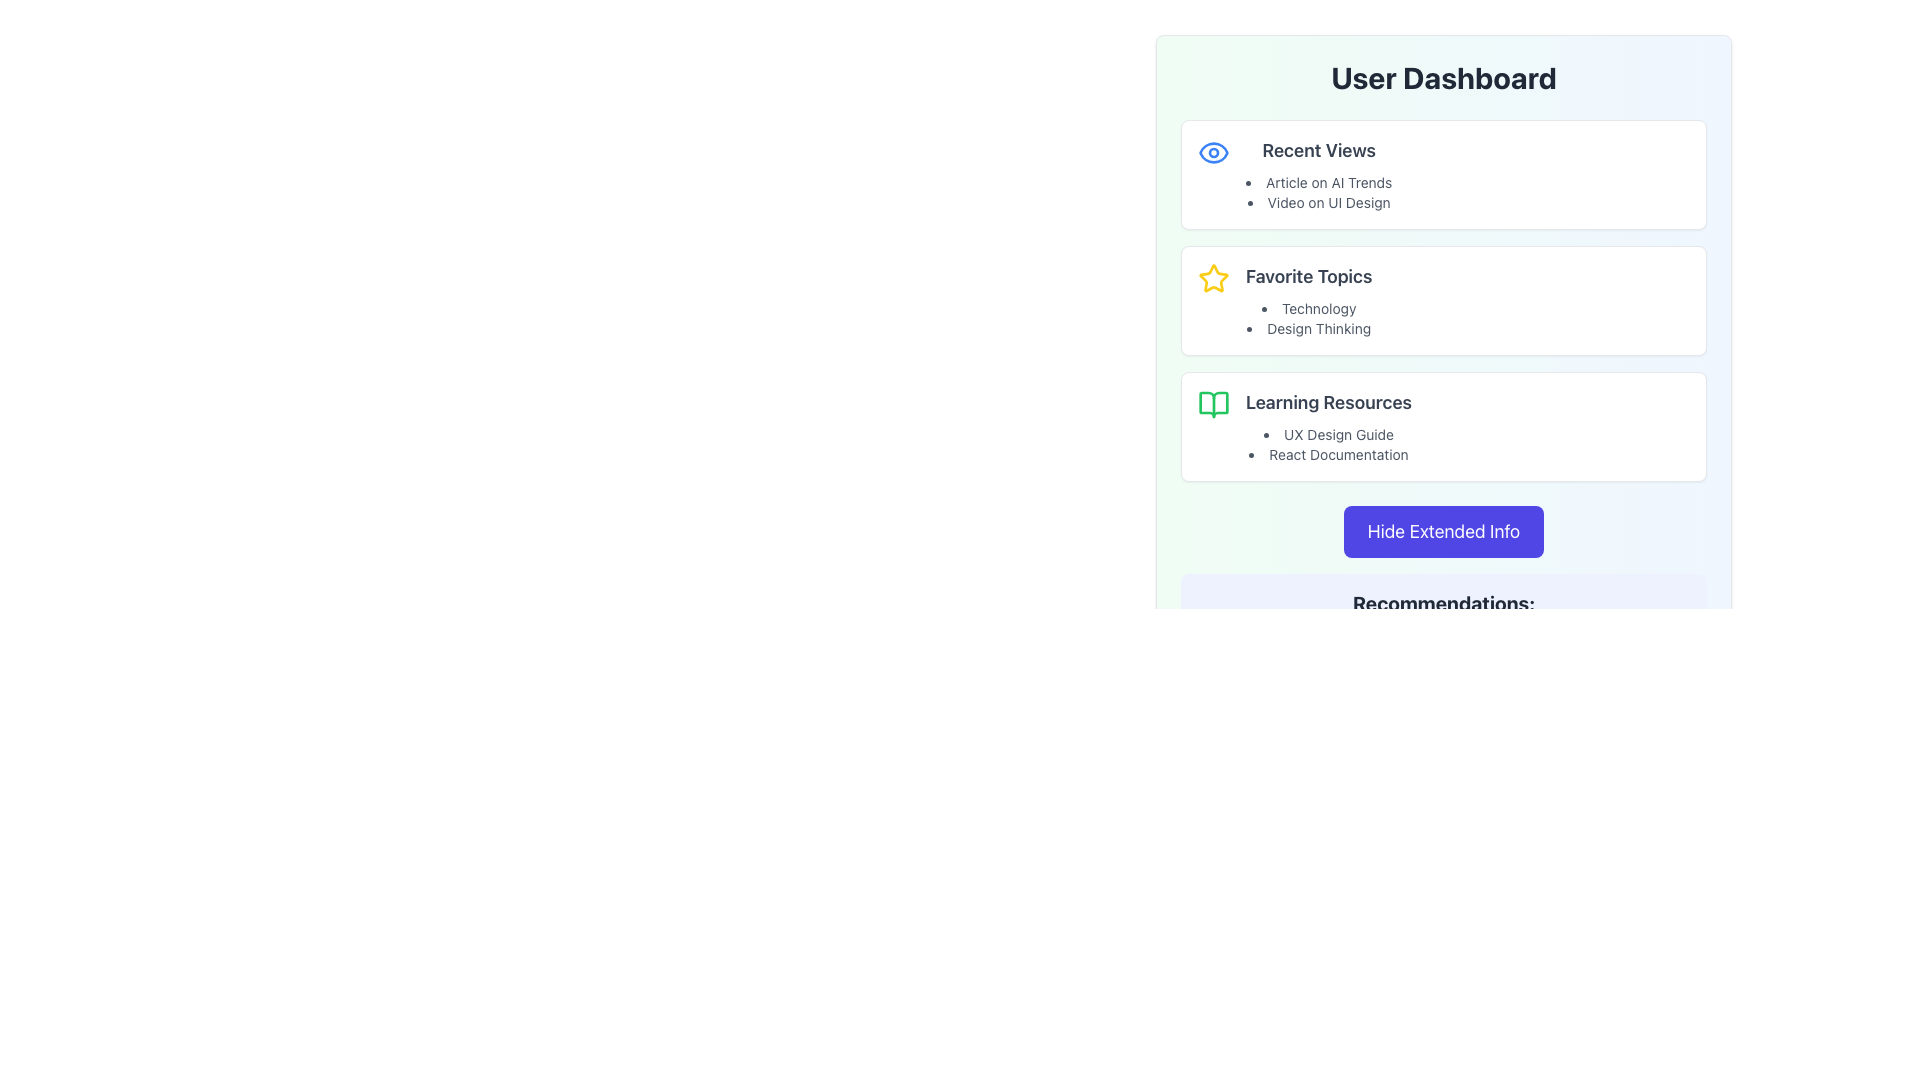 This screenshot has width=1920, height=1080. Describe the element at coordinates (1329, 443) in the screenshot. I see `the first item in the bulleted list titled 'UX Design Guide' which is styled in gray and located under 'Learning Resources.'` at that location.